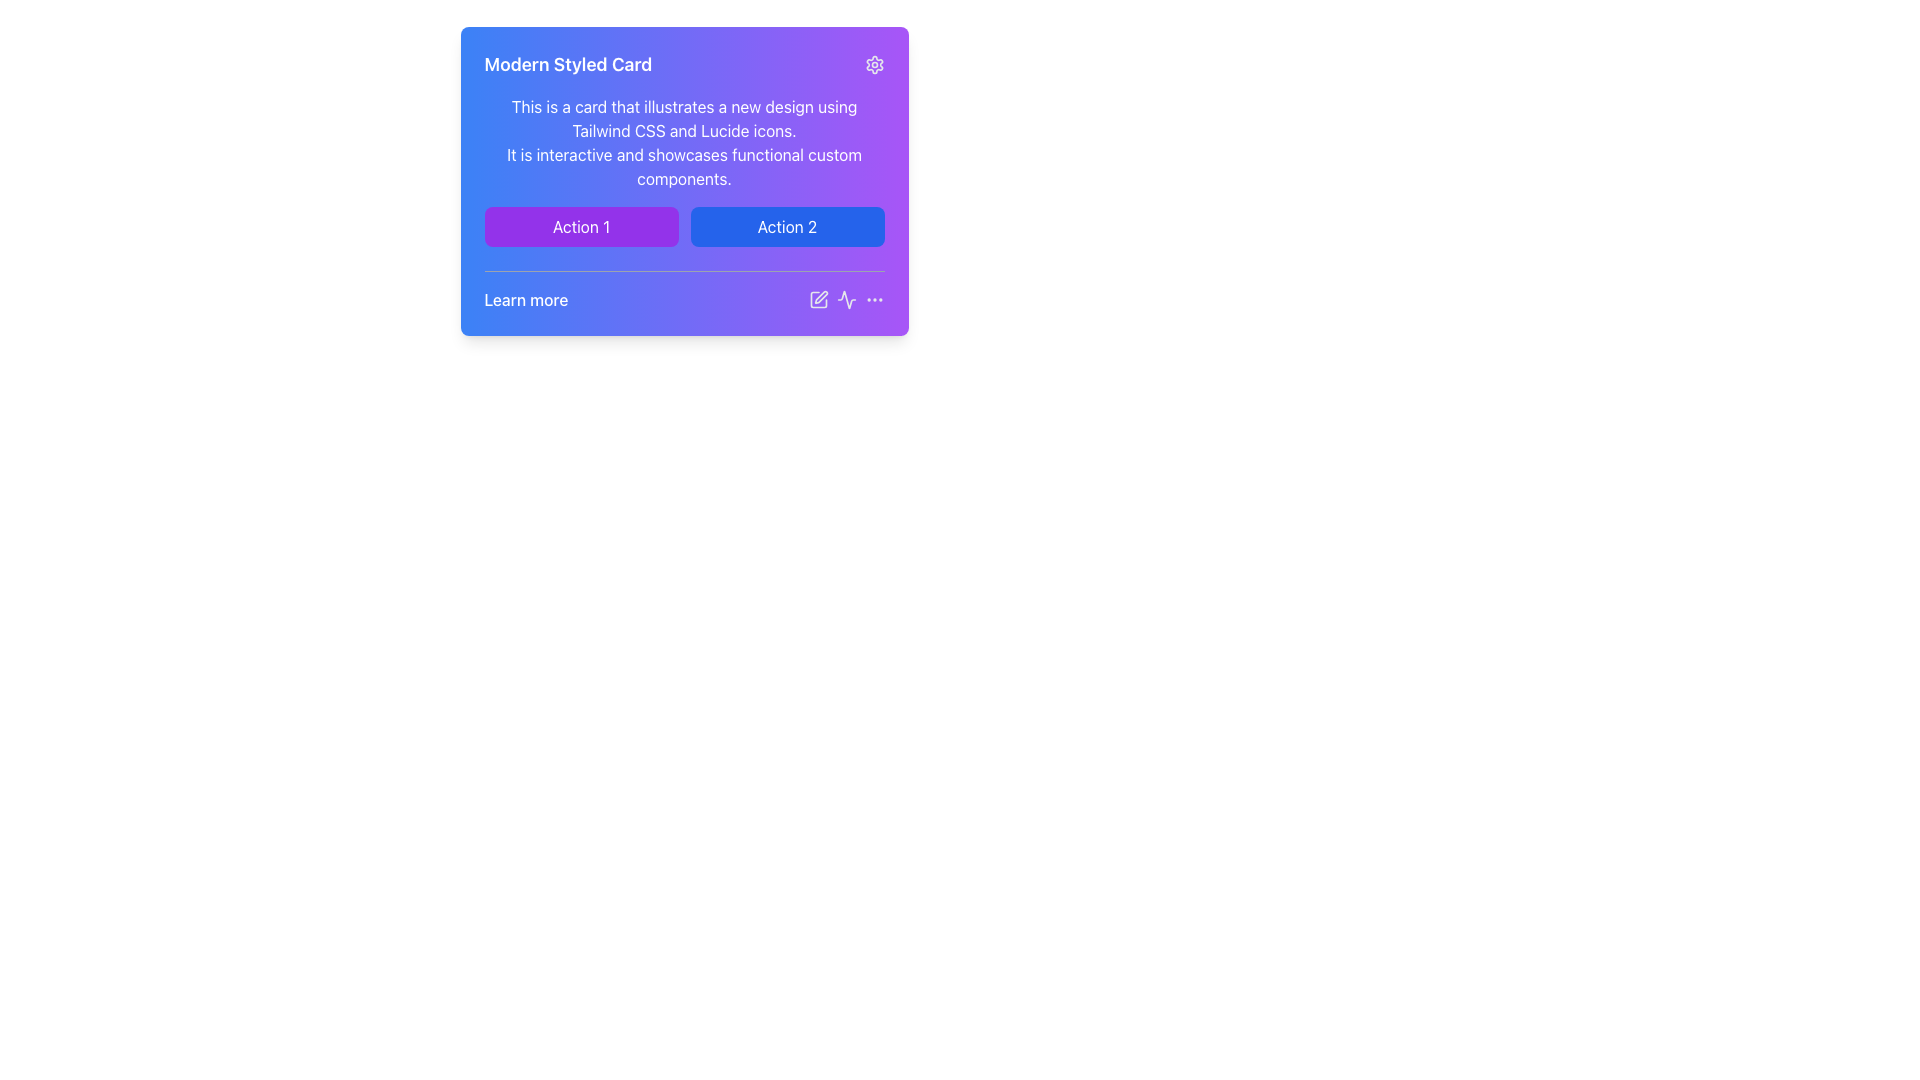 This screenshot has width=1920, height=1080. What do you see at coordinates (526, 300) in the screenshot?
I see `the 'Learn more' hyperlink located at the bottom of the card component` at bounding box center [526, 300].